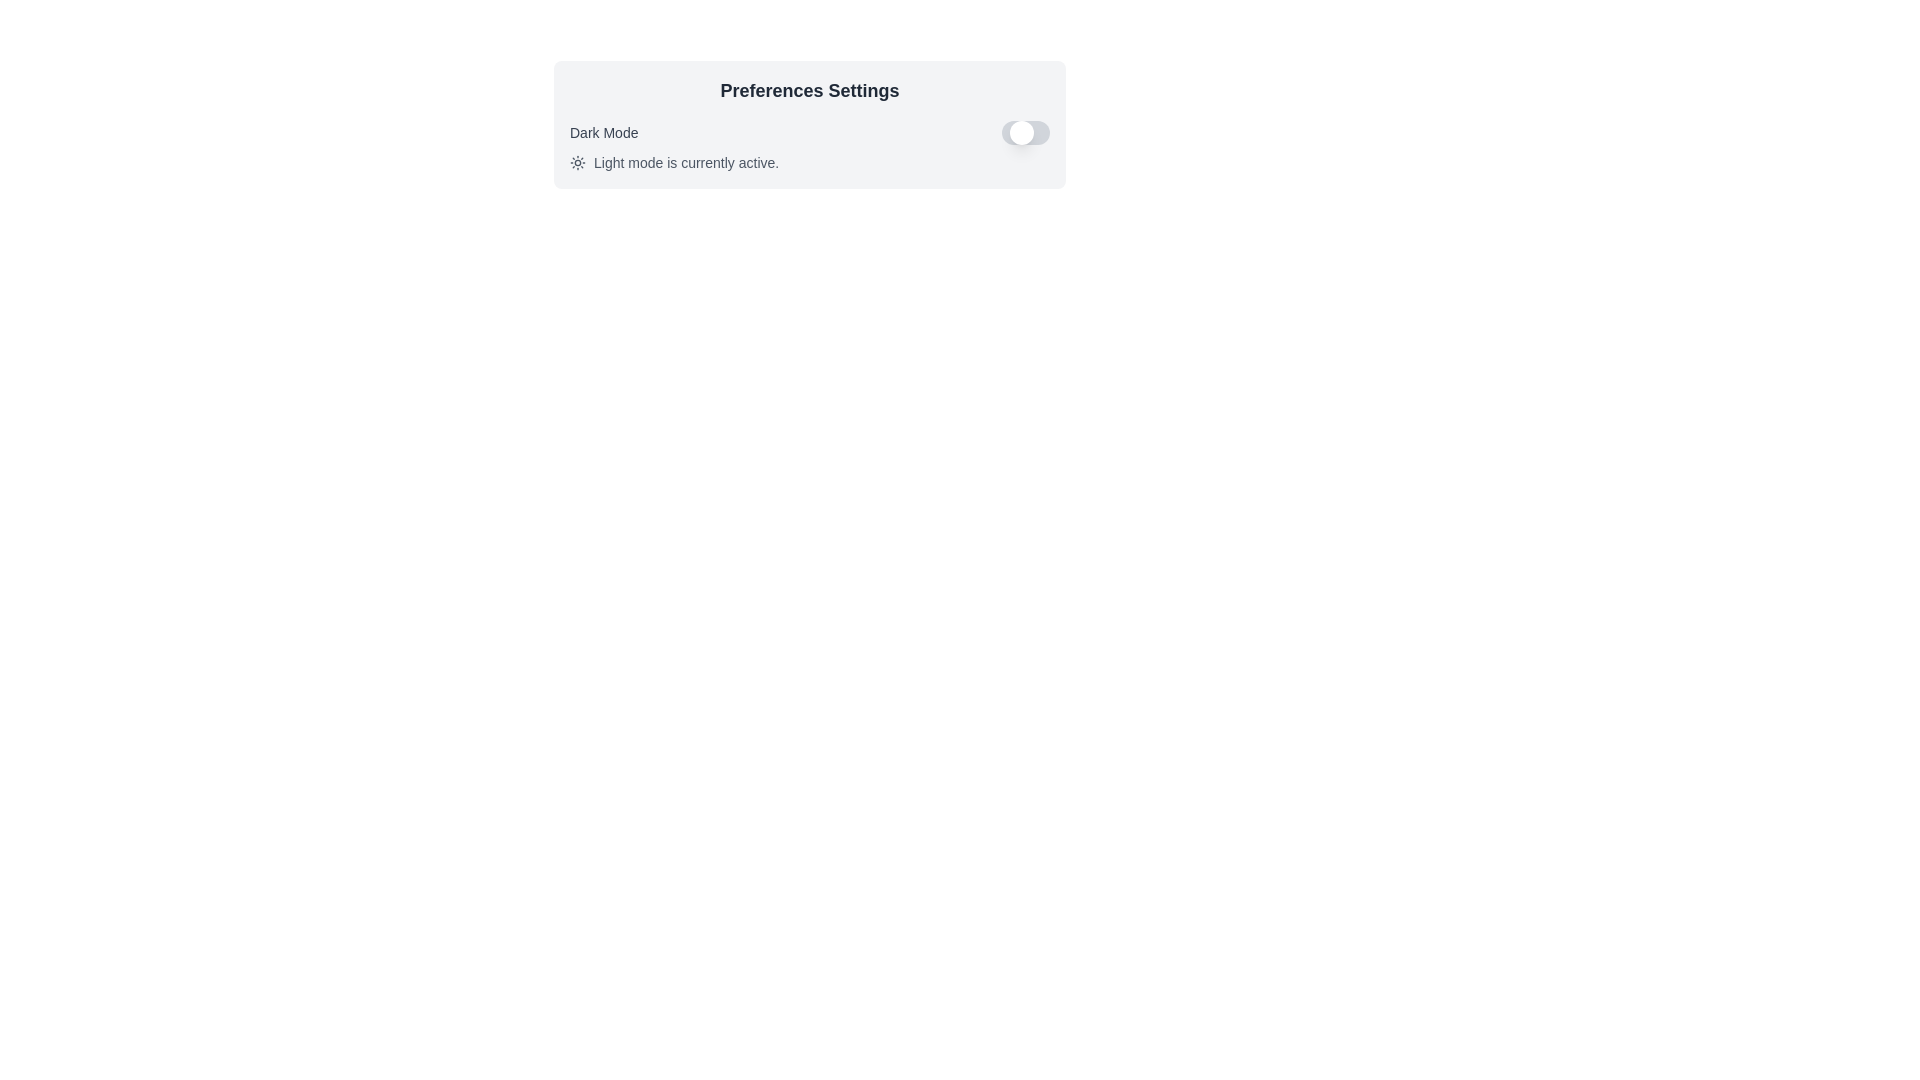  What do you see at coordinates (593, 152) in the screenshot?
I see `the text 'Light mode is currently active.' by clicking and dragging over it` at bounding box center [593, 152].